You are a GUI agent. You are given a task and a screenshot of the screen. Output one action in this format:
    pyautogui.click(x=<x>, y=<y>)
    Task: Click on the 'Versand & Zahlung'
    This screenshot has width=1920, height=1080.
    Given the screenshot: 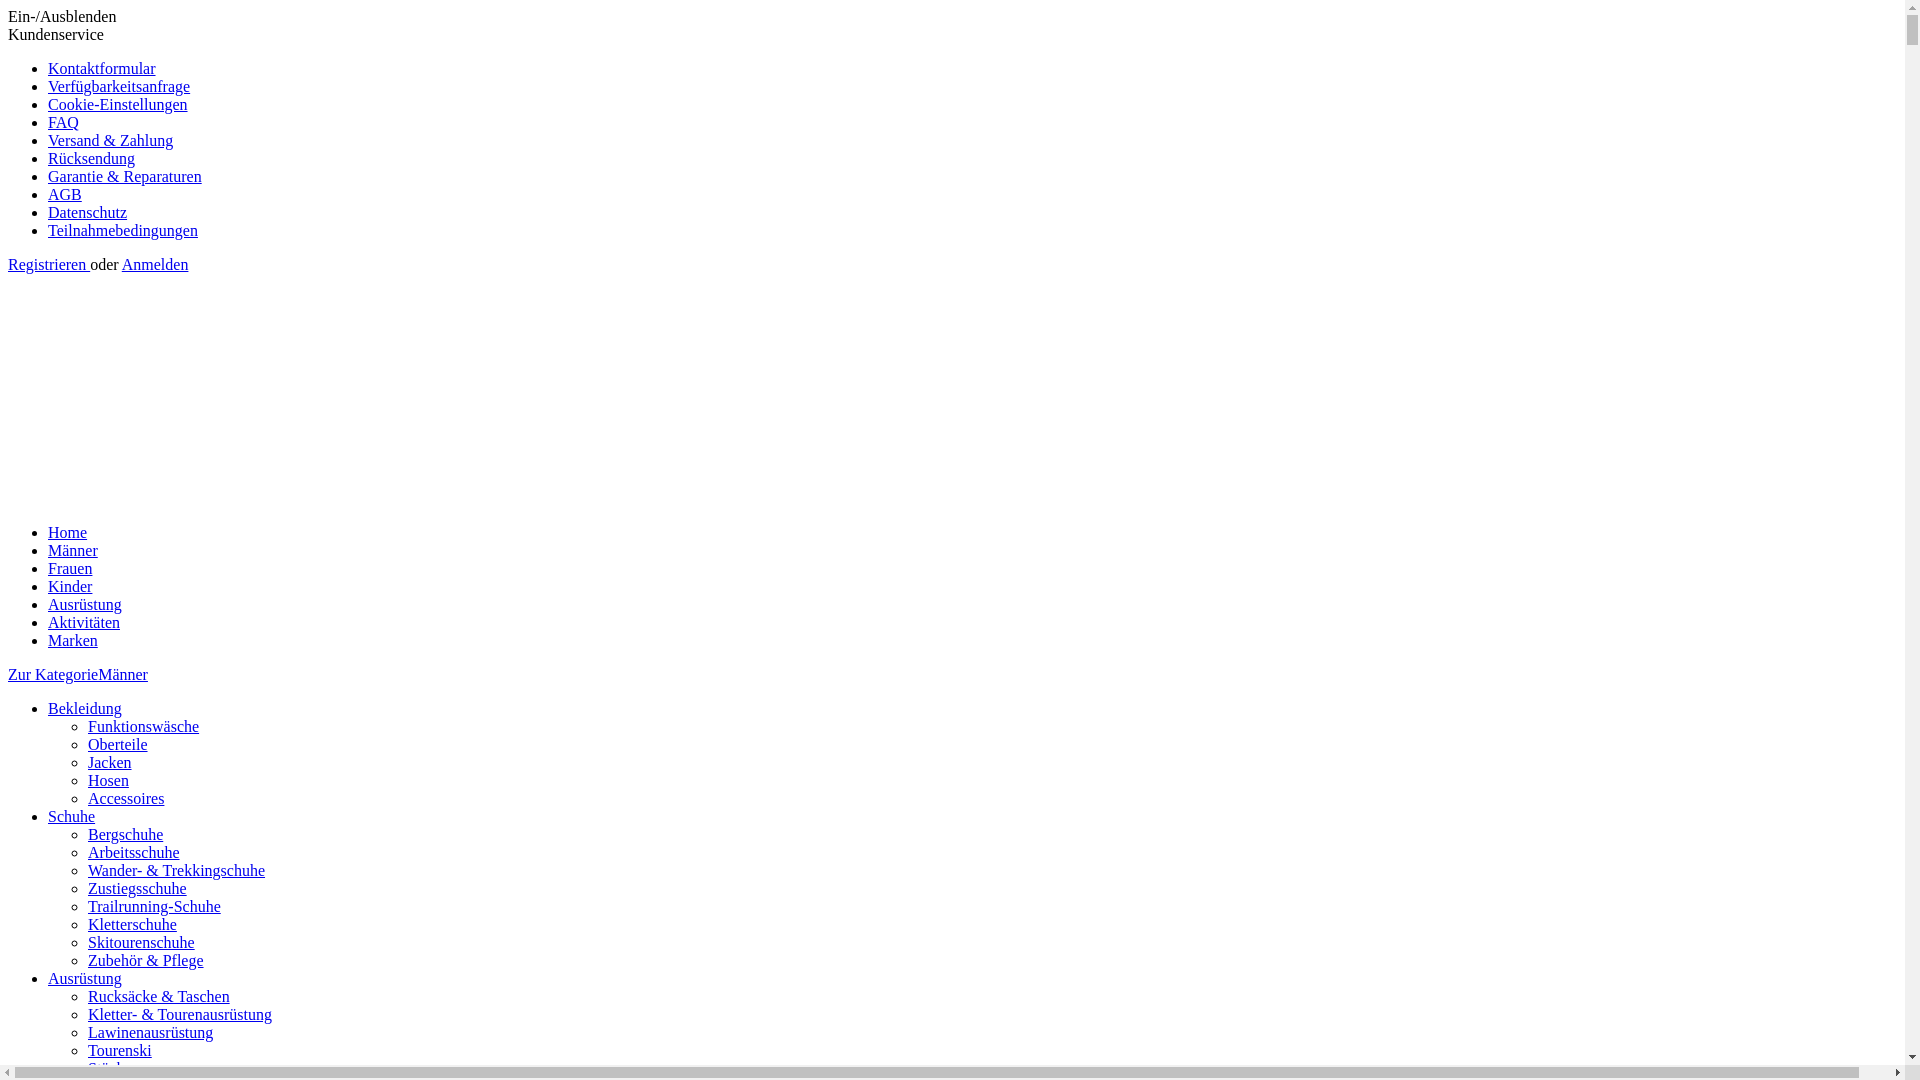 What is the action you would take?
    pyautogui.click(x=48, y=139)
    